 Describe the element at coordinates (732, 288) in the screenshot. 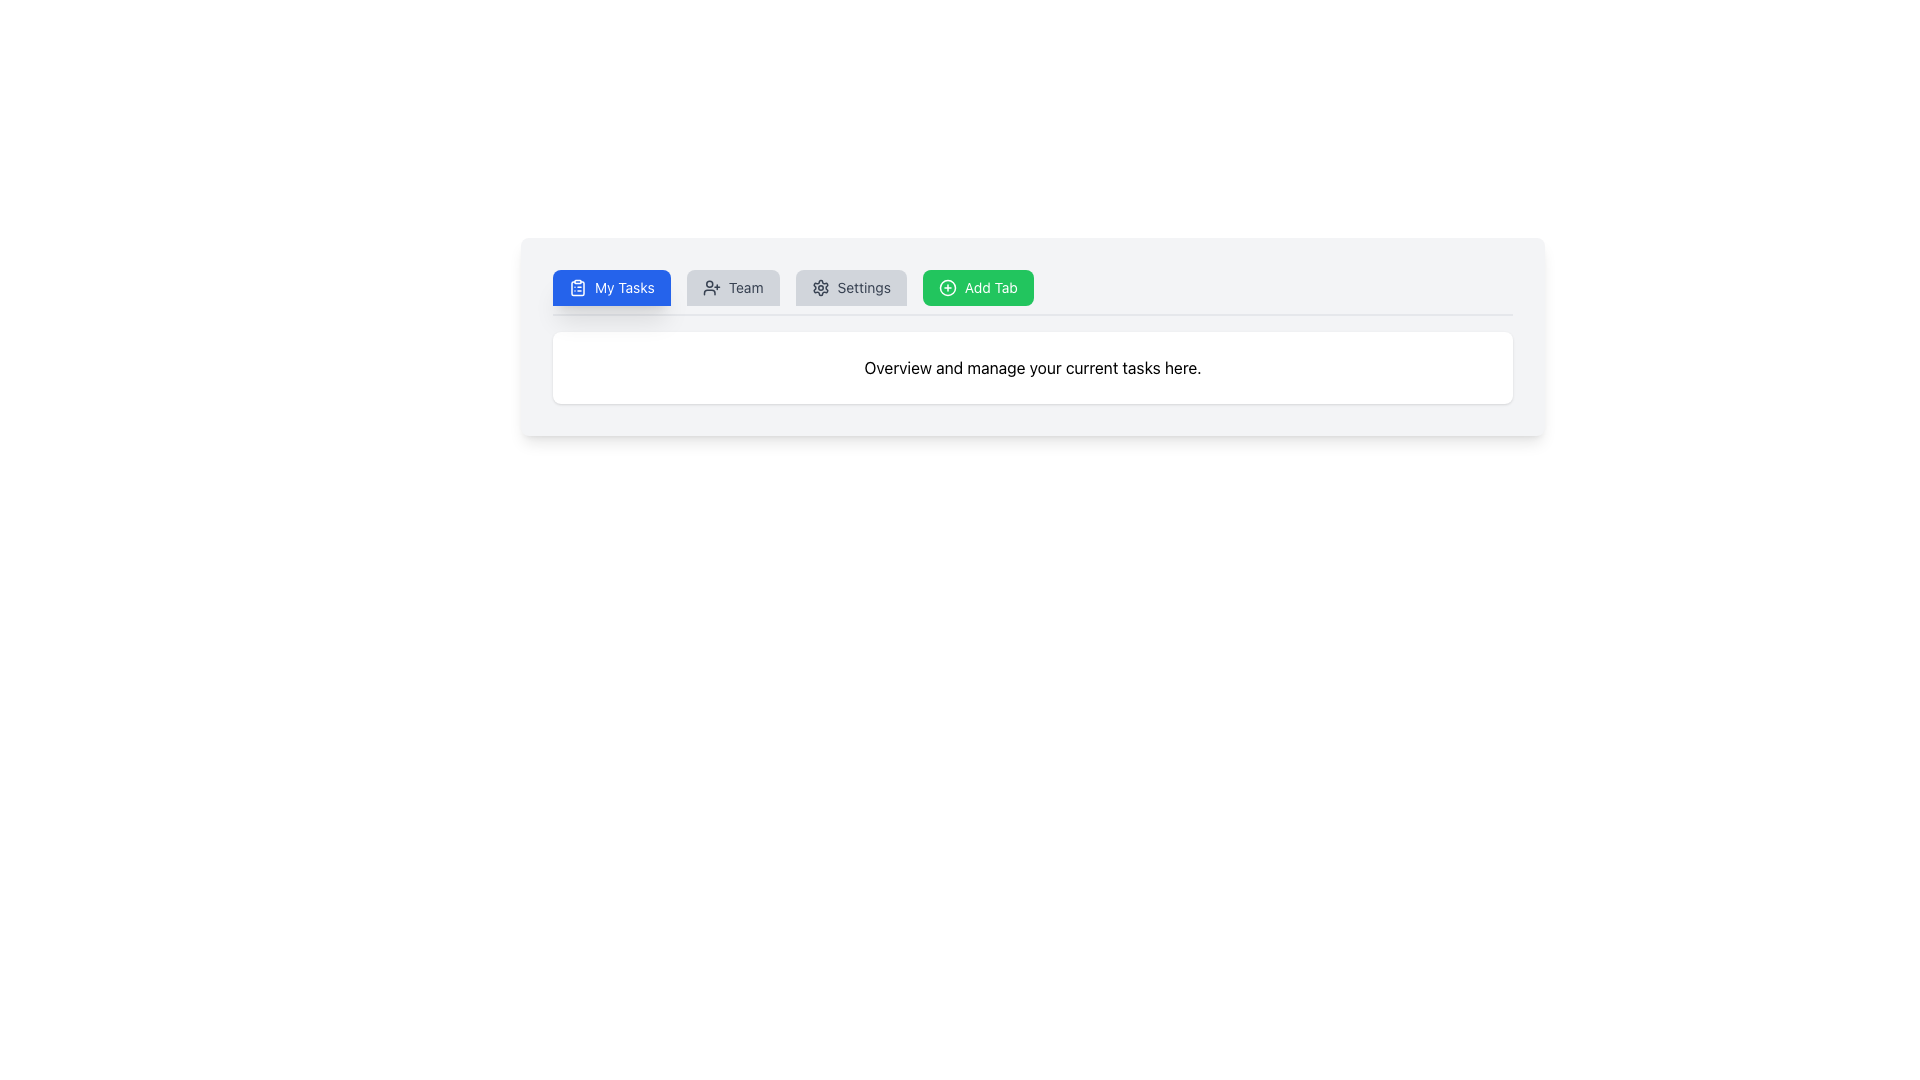

I see `the 'Team' button in the navigation bar` at that location.